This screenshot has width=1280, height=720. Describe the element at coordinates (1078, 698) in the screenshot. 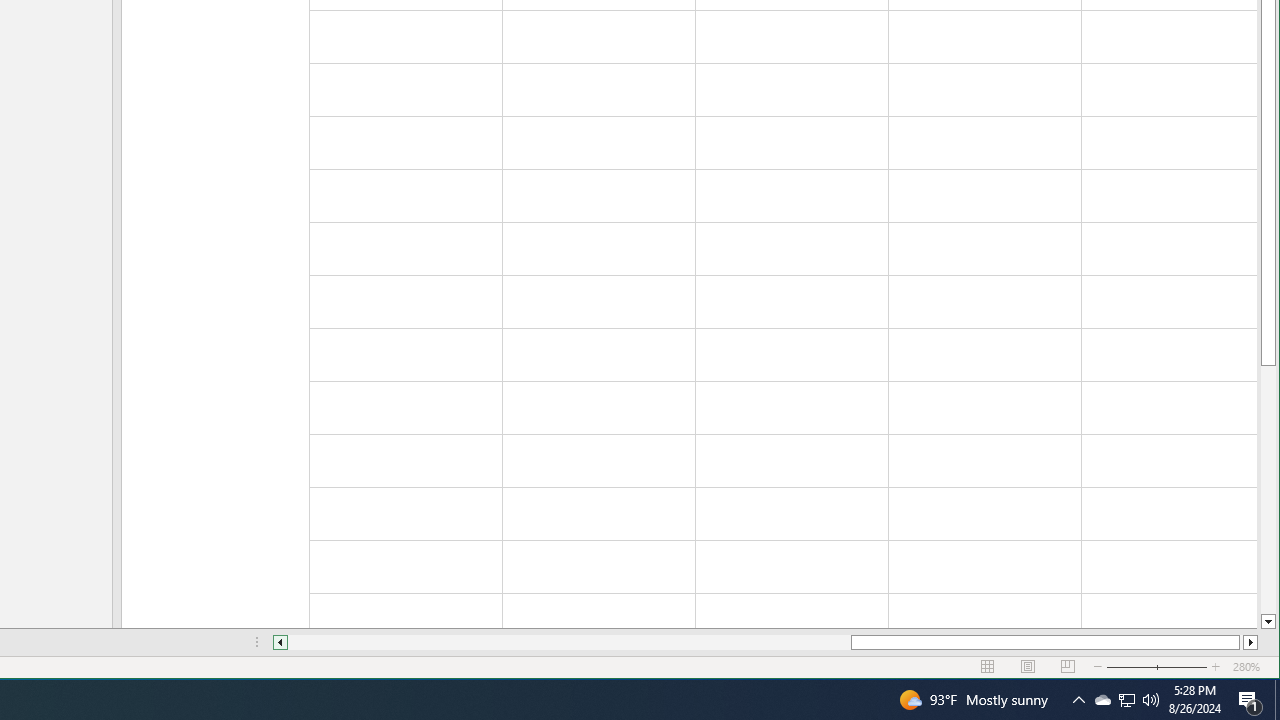

I see `'Notification Chevron'` at that location.